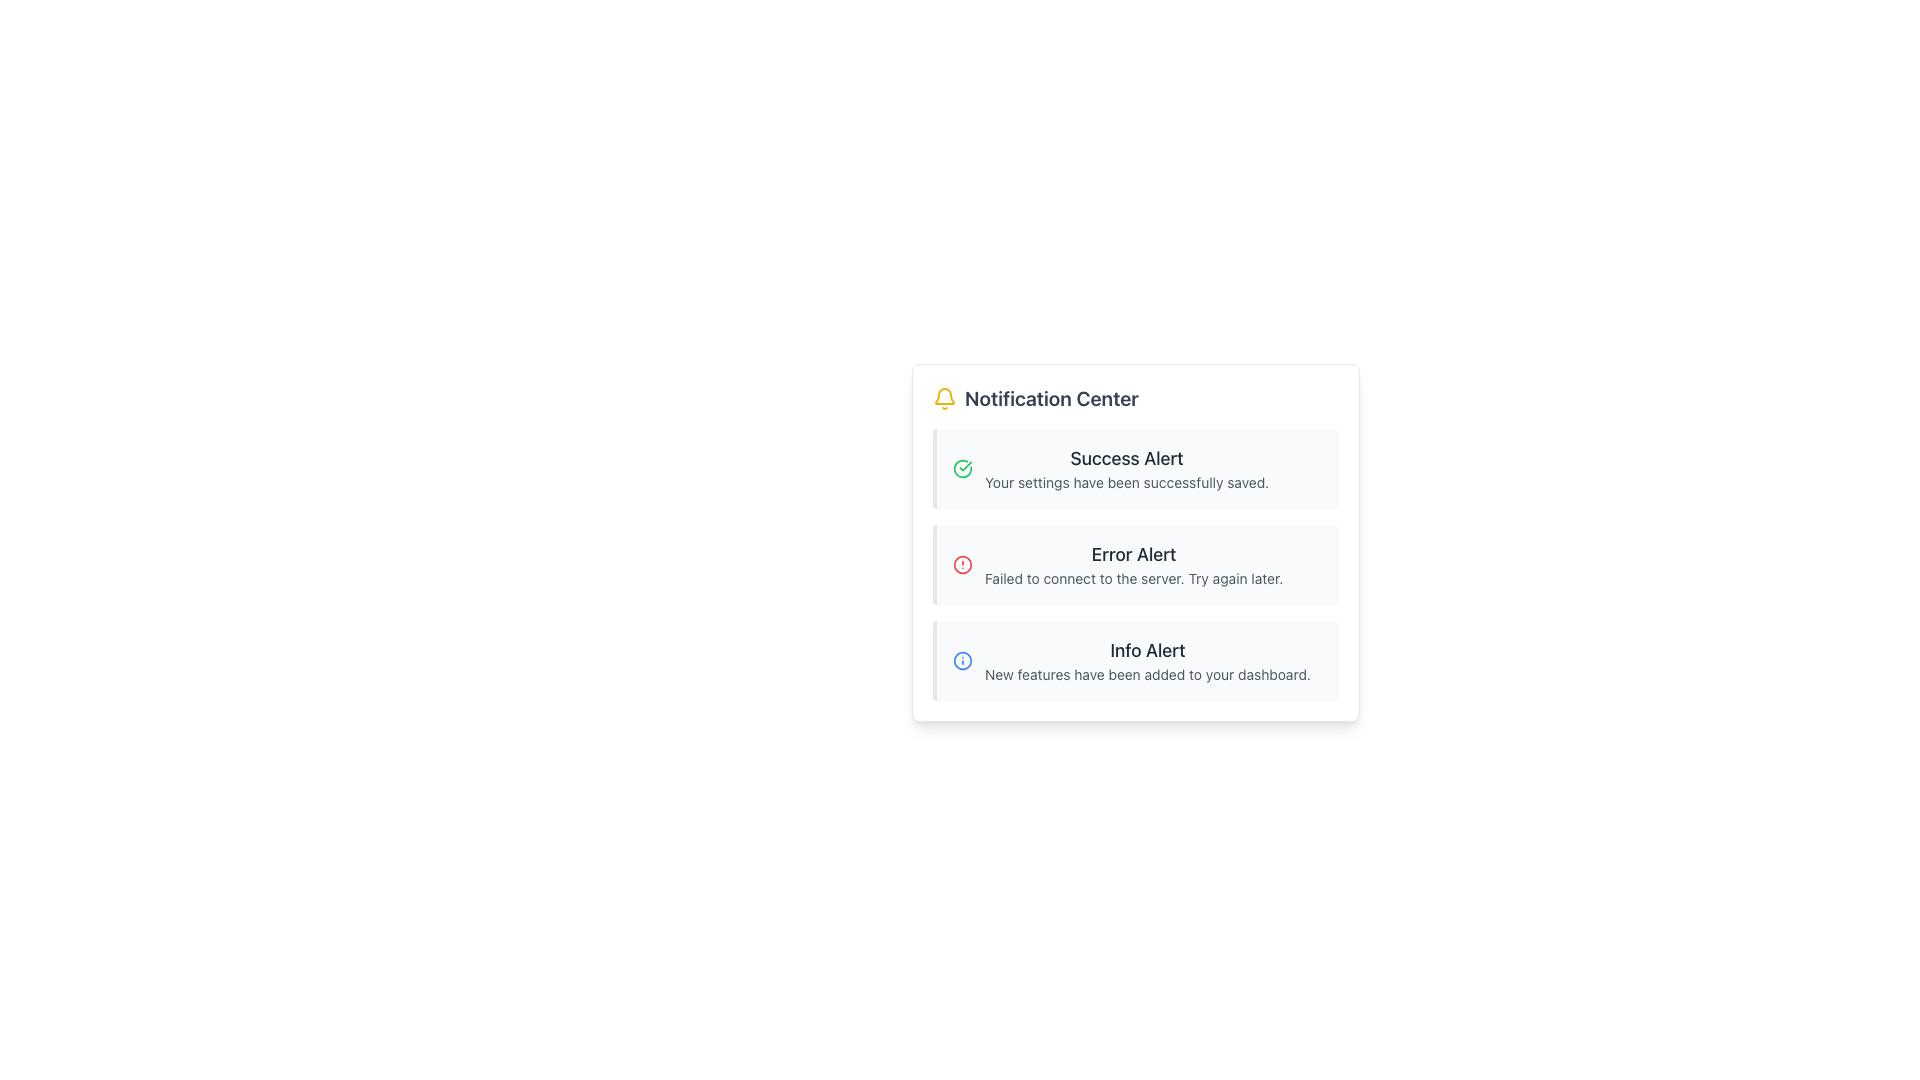 Image resolution: width=1920 pixels, height=1080 pixels. What do you see at coordinates (963, 660) in the screenshot?
I see `the 'Info' icon, which is a blue circular outline with a central dot, located in the notification card labeled 'Info Alert' at the bottom of the 'Notification Center'` at bounding box center [963, 660].